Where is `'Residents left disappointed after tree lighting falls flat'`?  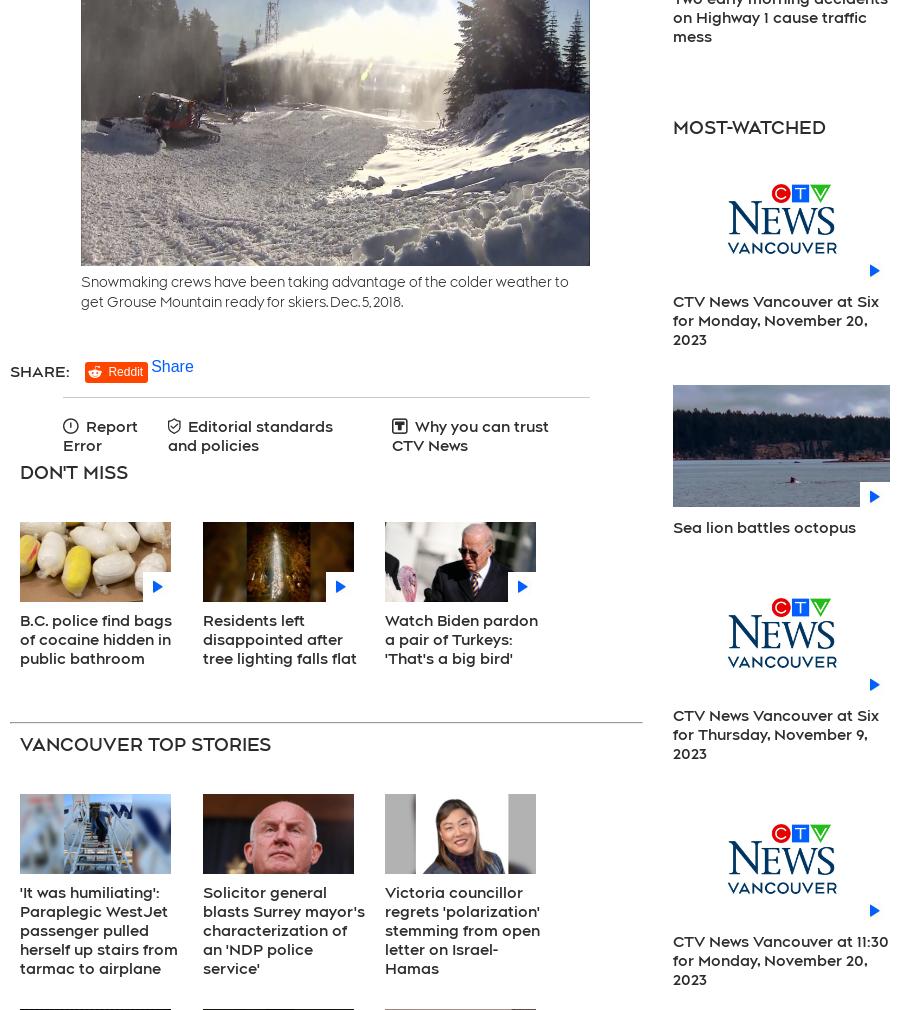
'Residents left disappointed after tree lighting falls flat' is located at coordinates (278, 638).